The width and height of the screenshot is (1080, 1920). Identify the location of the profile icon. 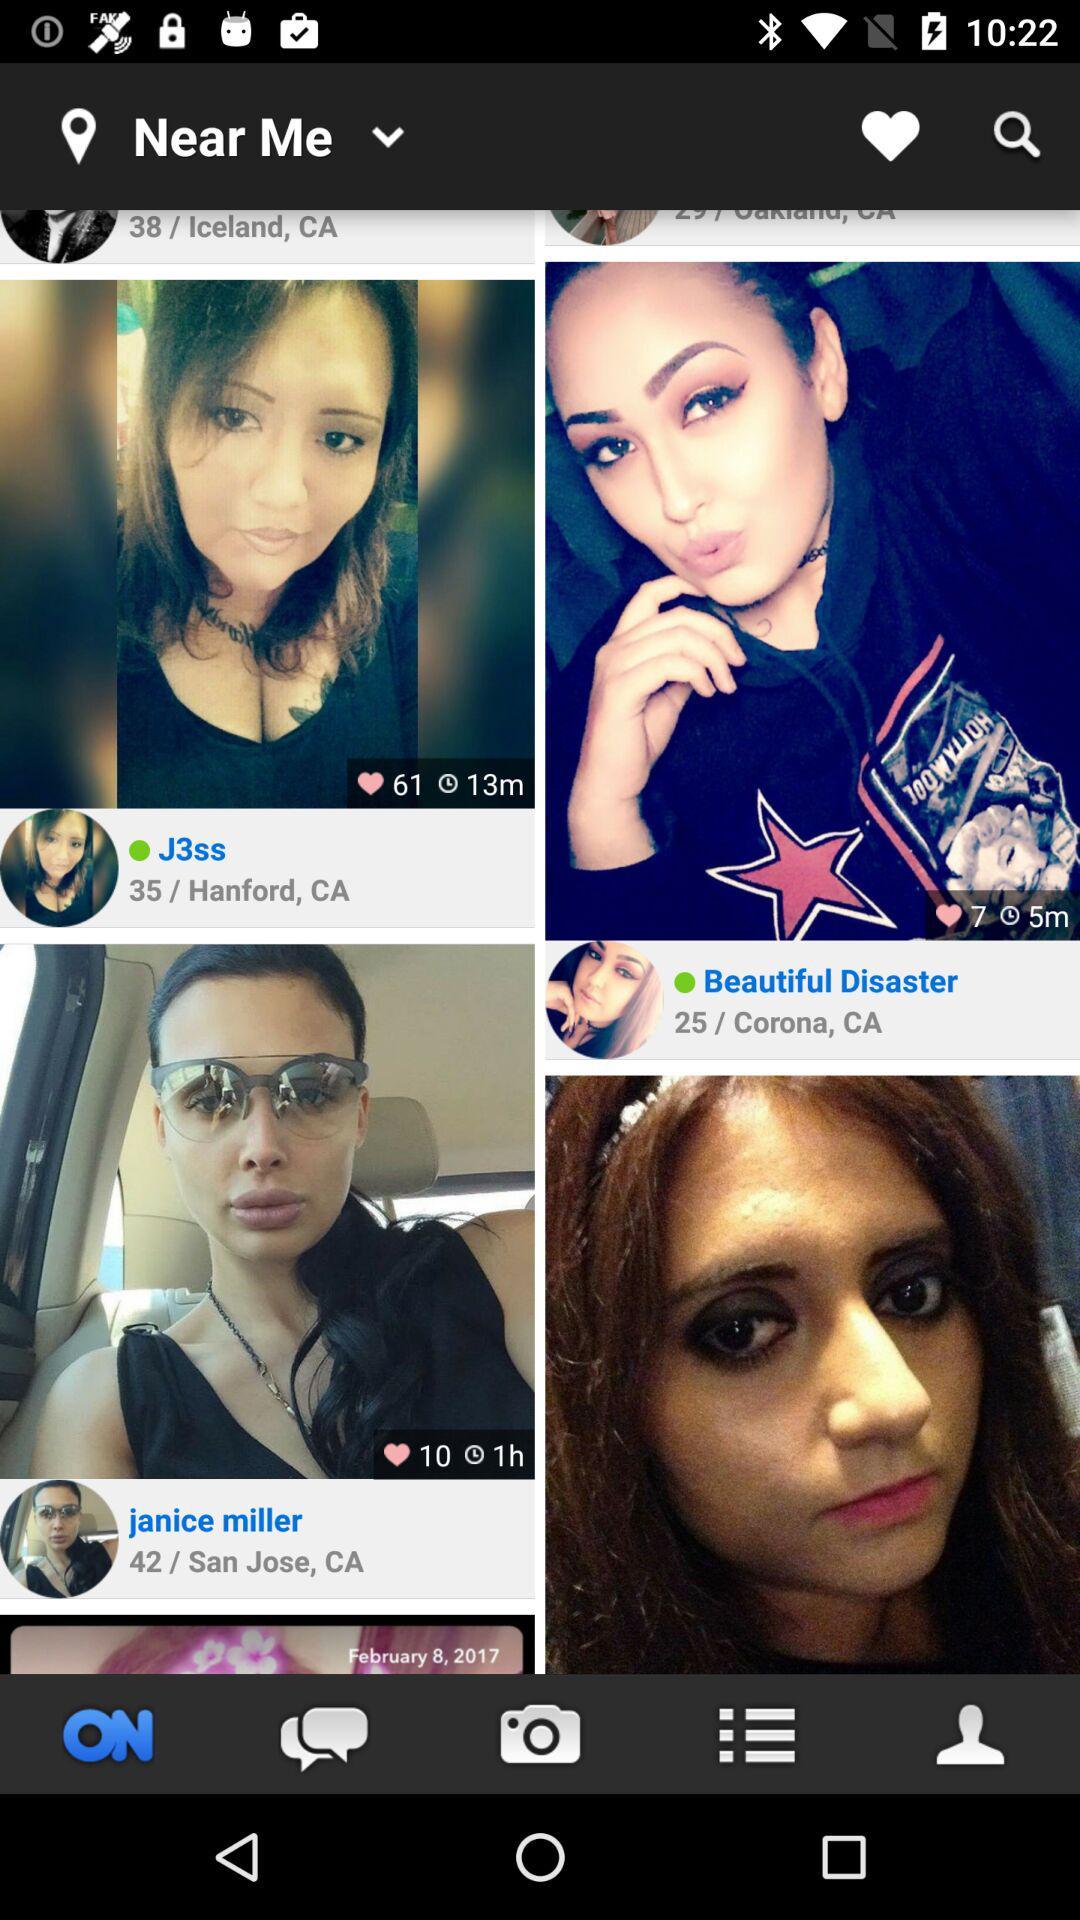
(971, 1733).